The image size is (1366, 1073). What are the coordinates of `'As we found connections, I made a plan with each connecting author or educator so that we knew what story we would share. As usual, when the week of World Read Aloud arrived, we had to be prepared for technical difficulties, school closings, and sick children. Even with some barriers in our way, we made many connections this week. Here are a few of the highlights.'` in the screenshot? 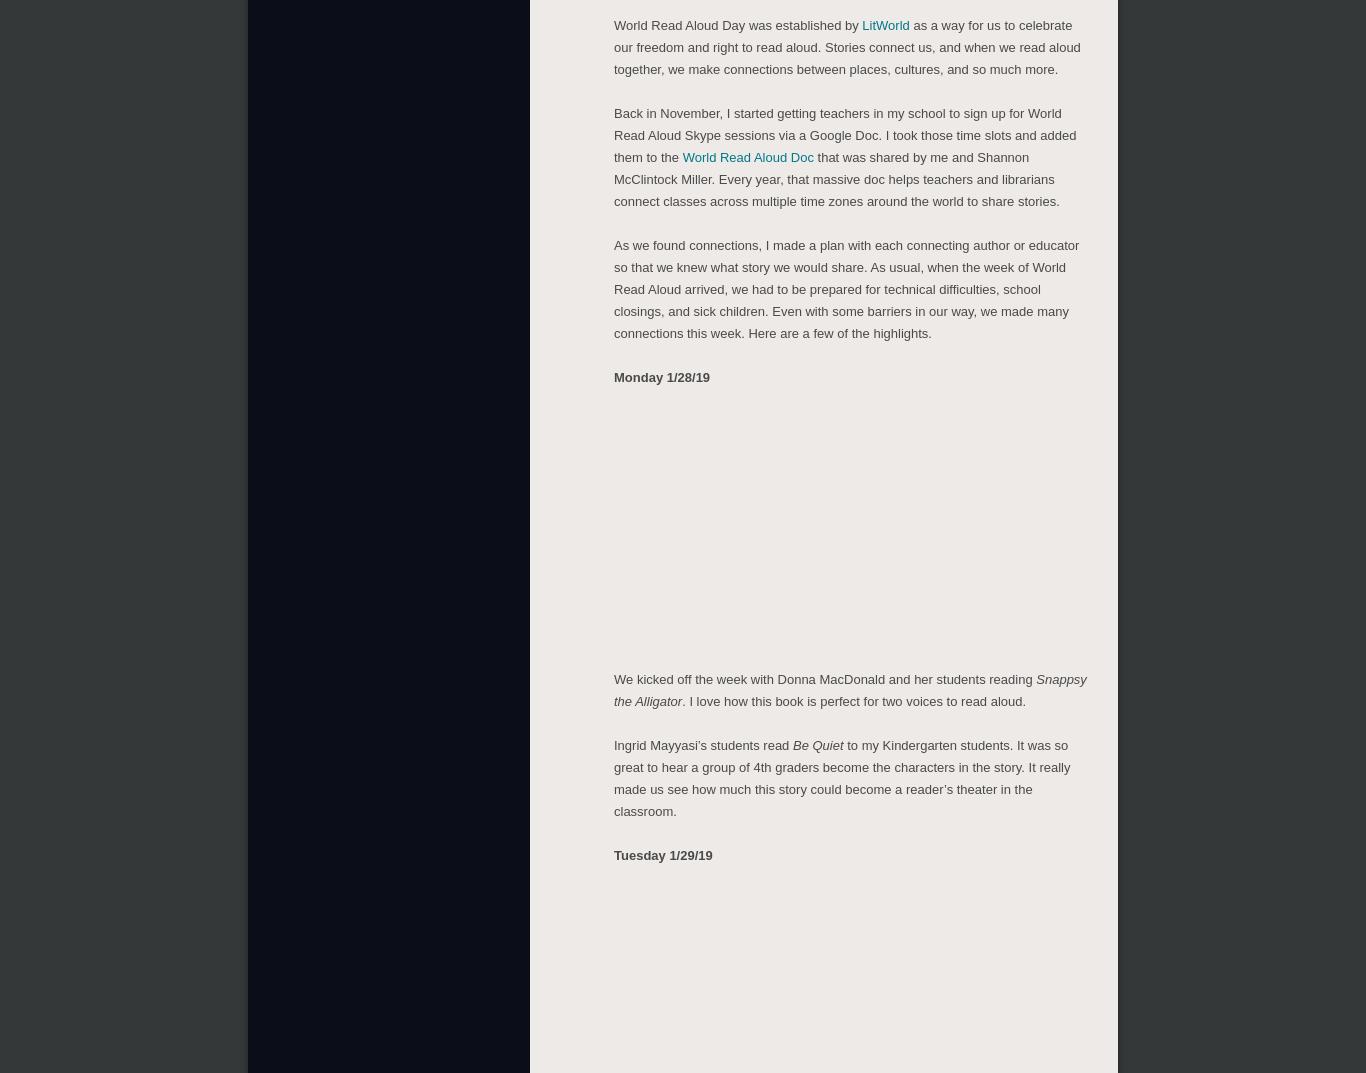 It's located at (613, 284).